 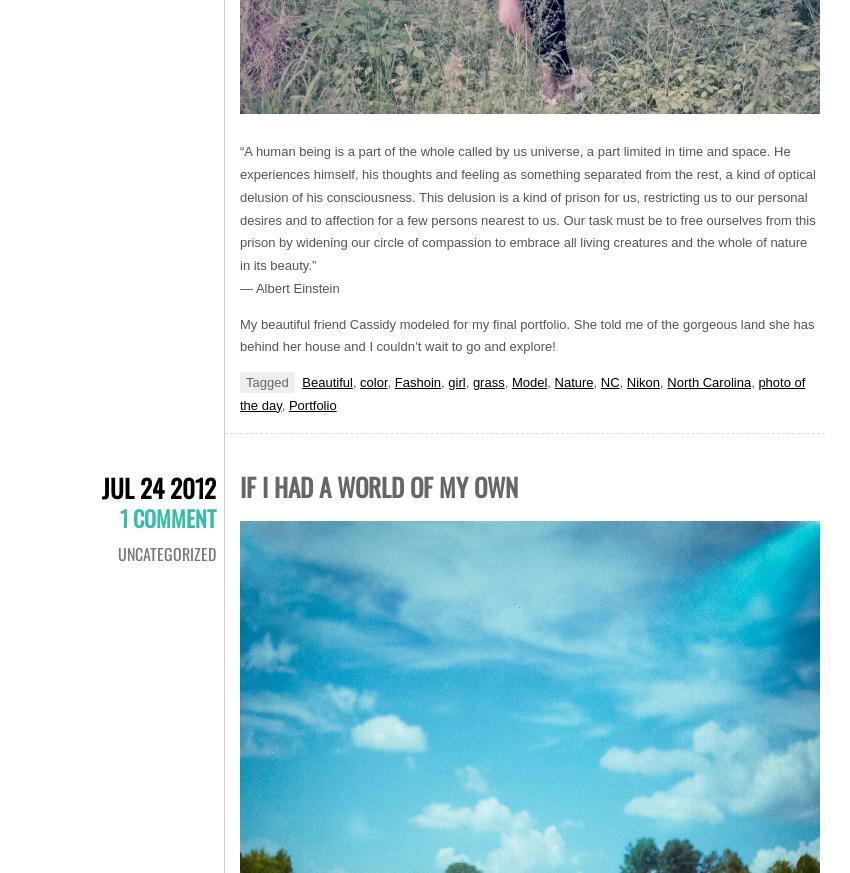 I want to click on 'grass', so click(x=487, y=381).